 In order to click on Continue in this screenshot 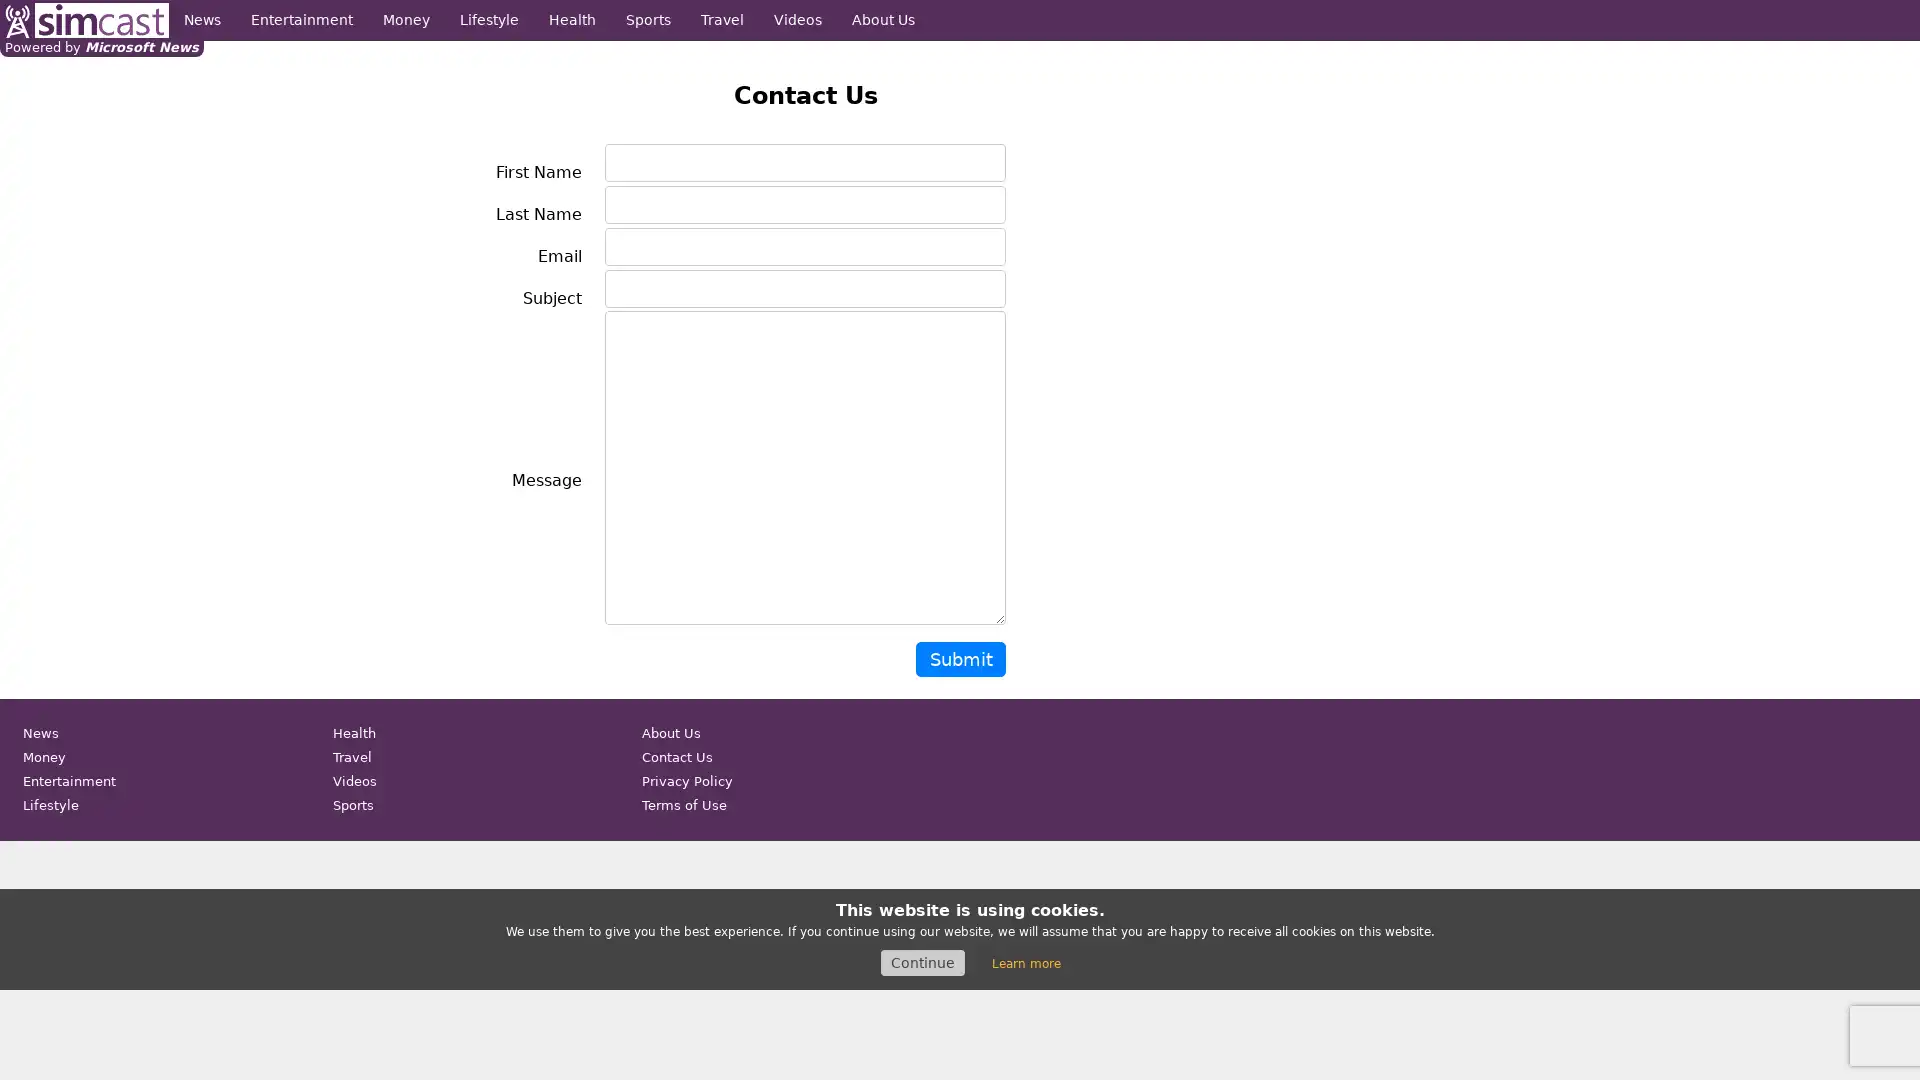, I will do `click(921, 962)`.